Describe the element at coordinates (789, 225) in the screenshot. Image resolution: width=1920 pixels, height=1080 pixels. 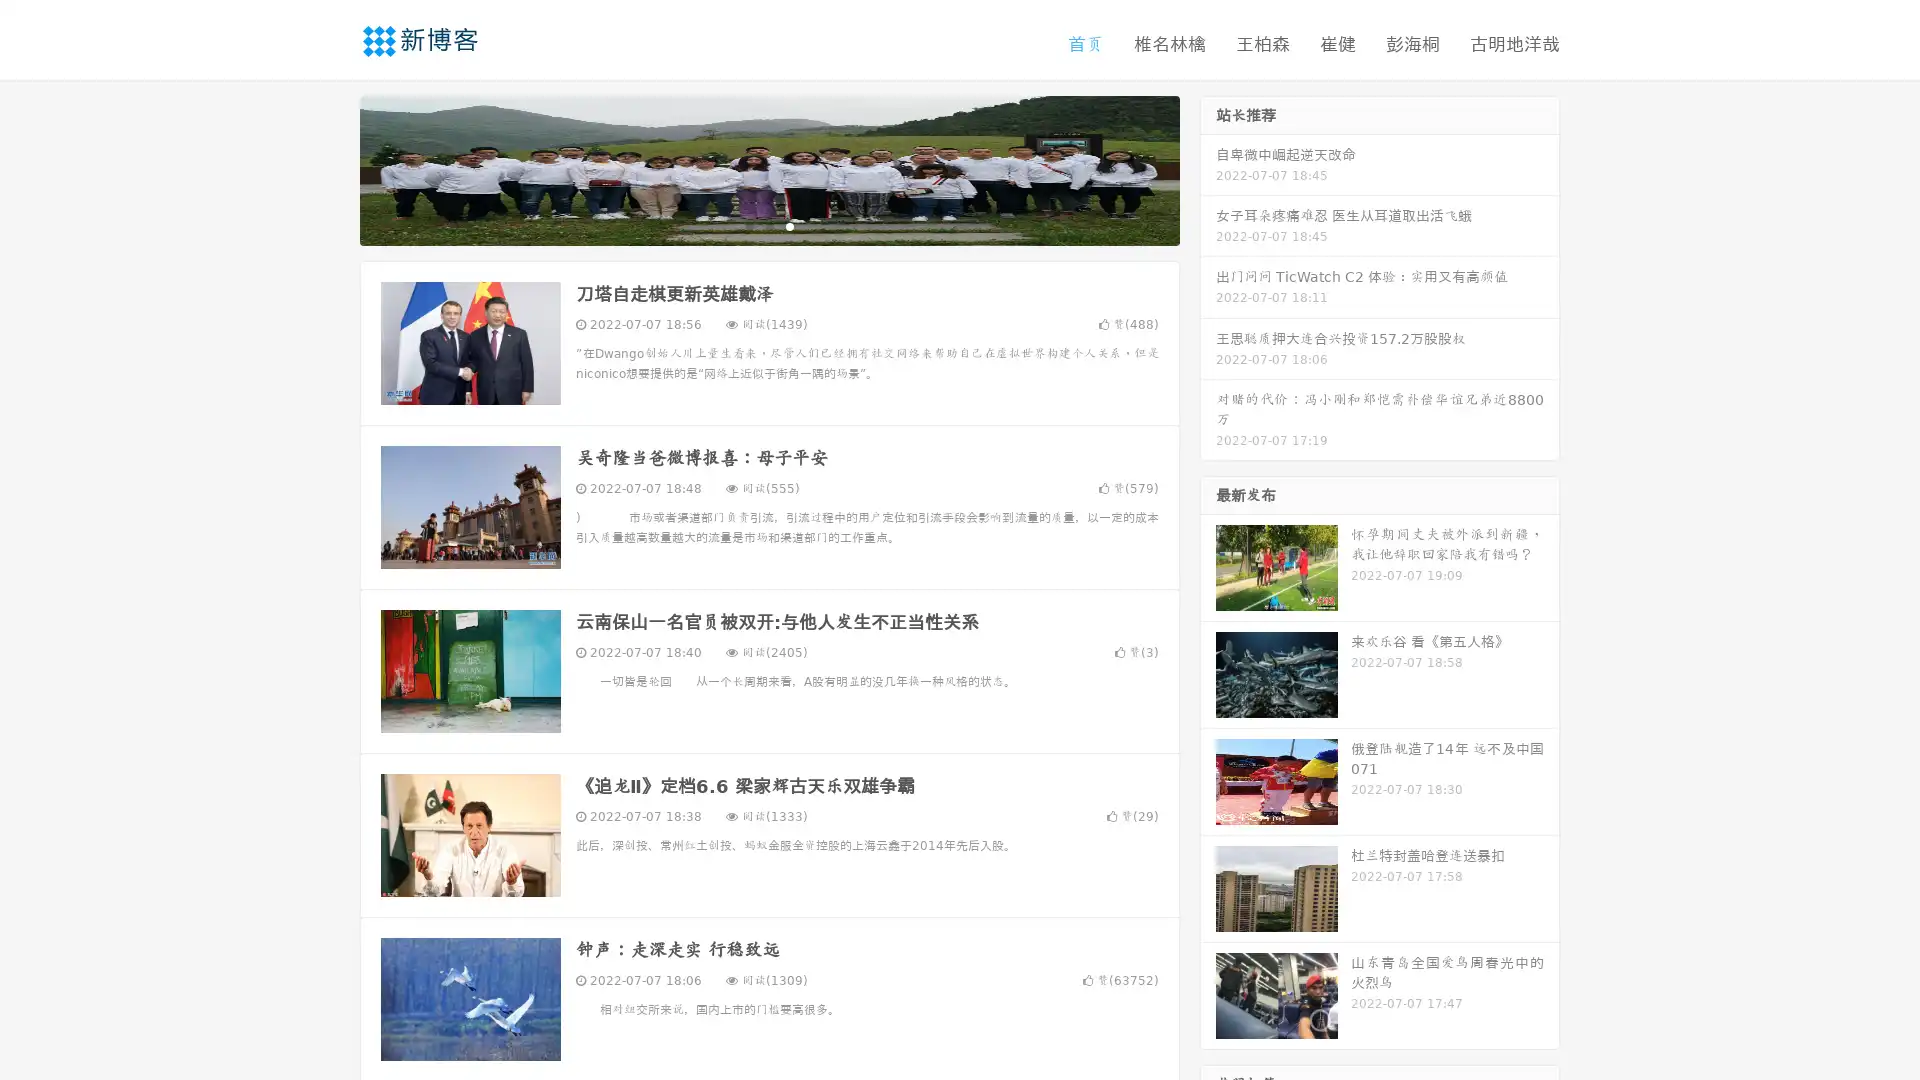
I see `Go to slide 3` at that location.